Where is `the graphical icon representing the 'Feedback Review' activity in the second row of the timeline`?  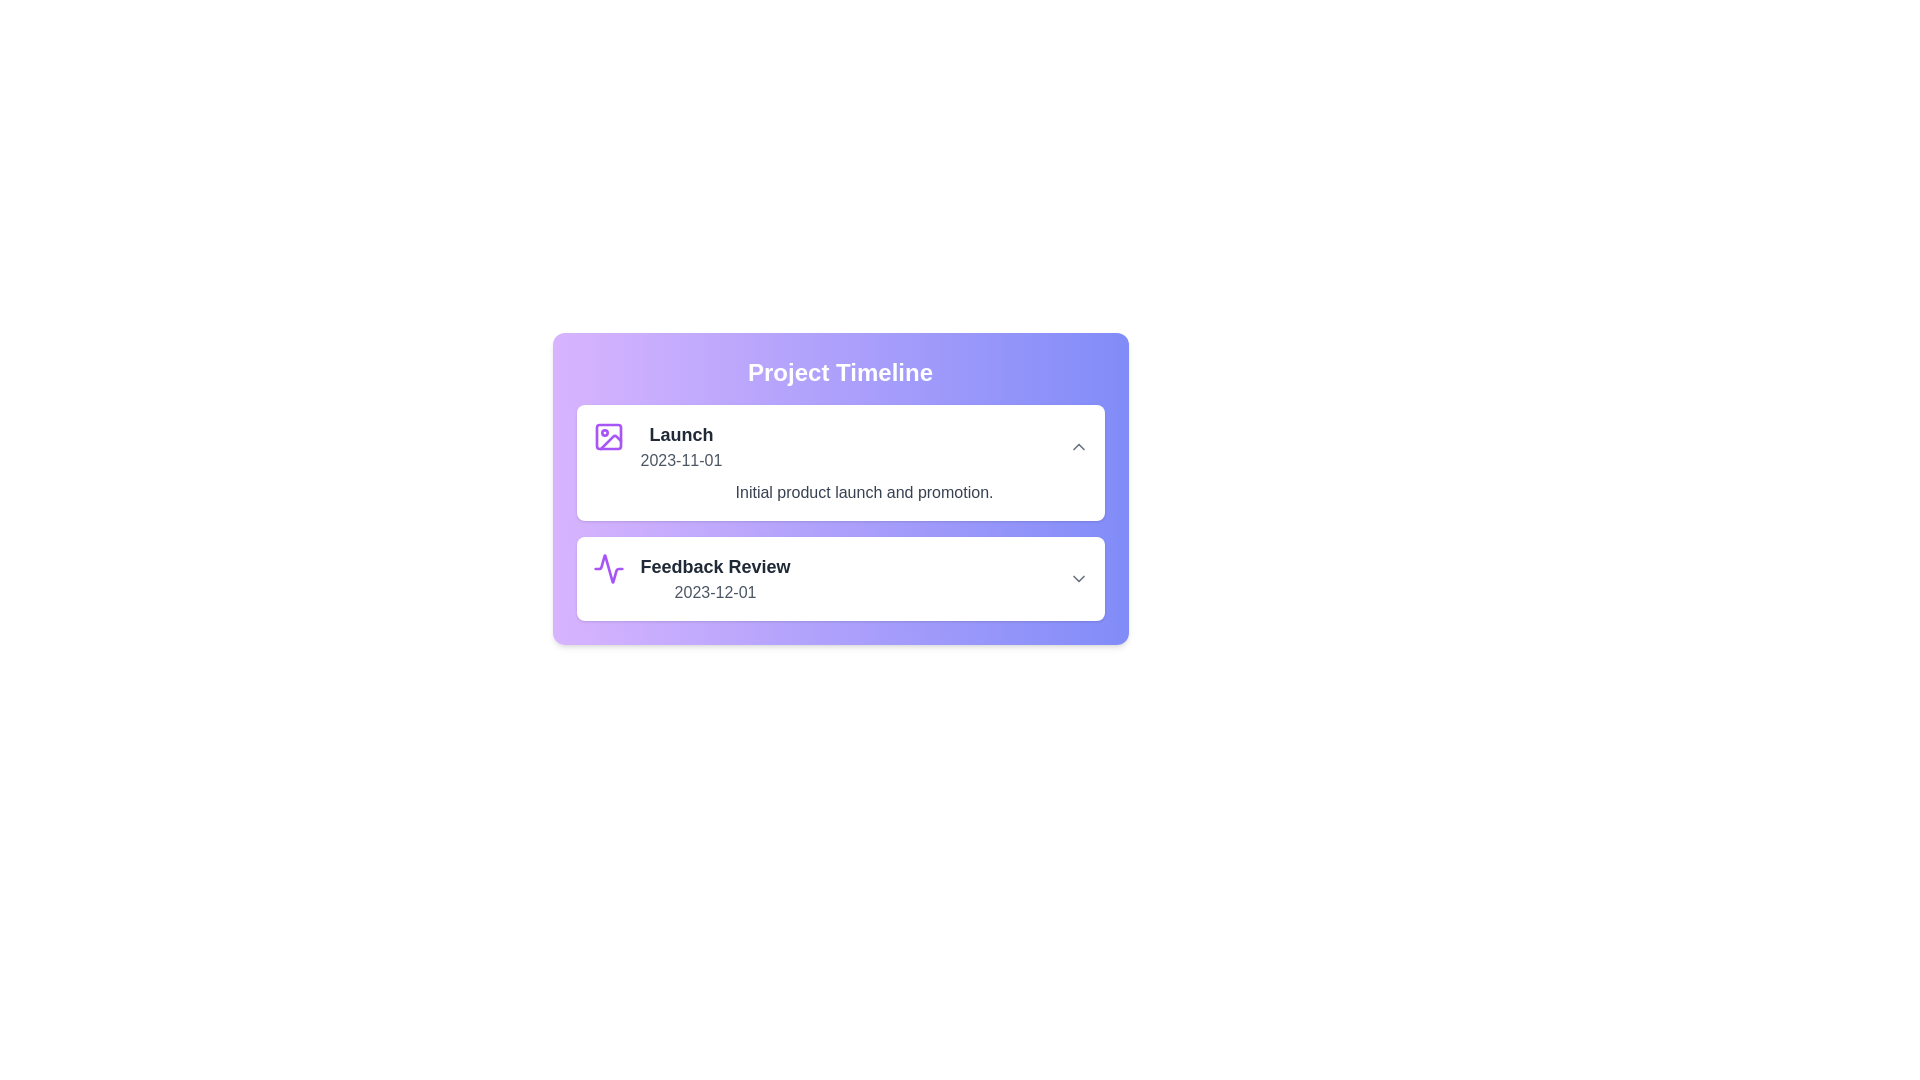 the graphical icon representing the 'Feedback Review' activity in the second row of the timeline is located at coordinates (607, 569).